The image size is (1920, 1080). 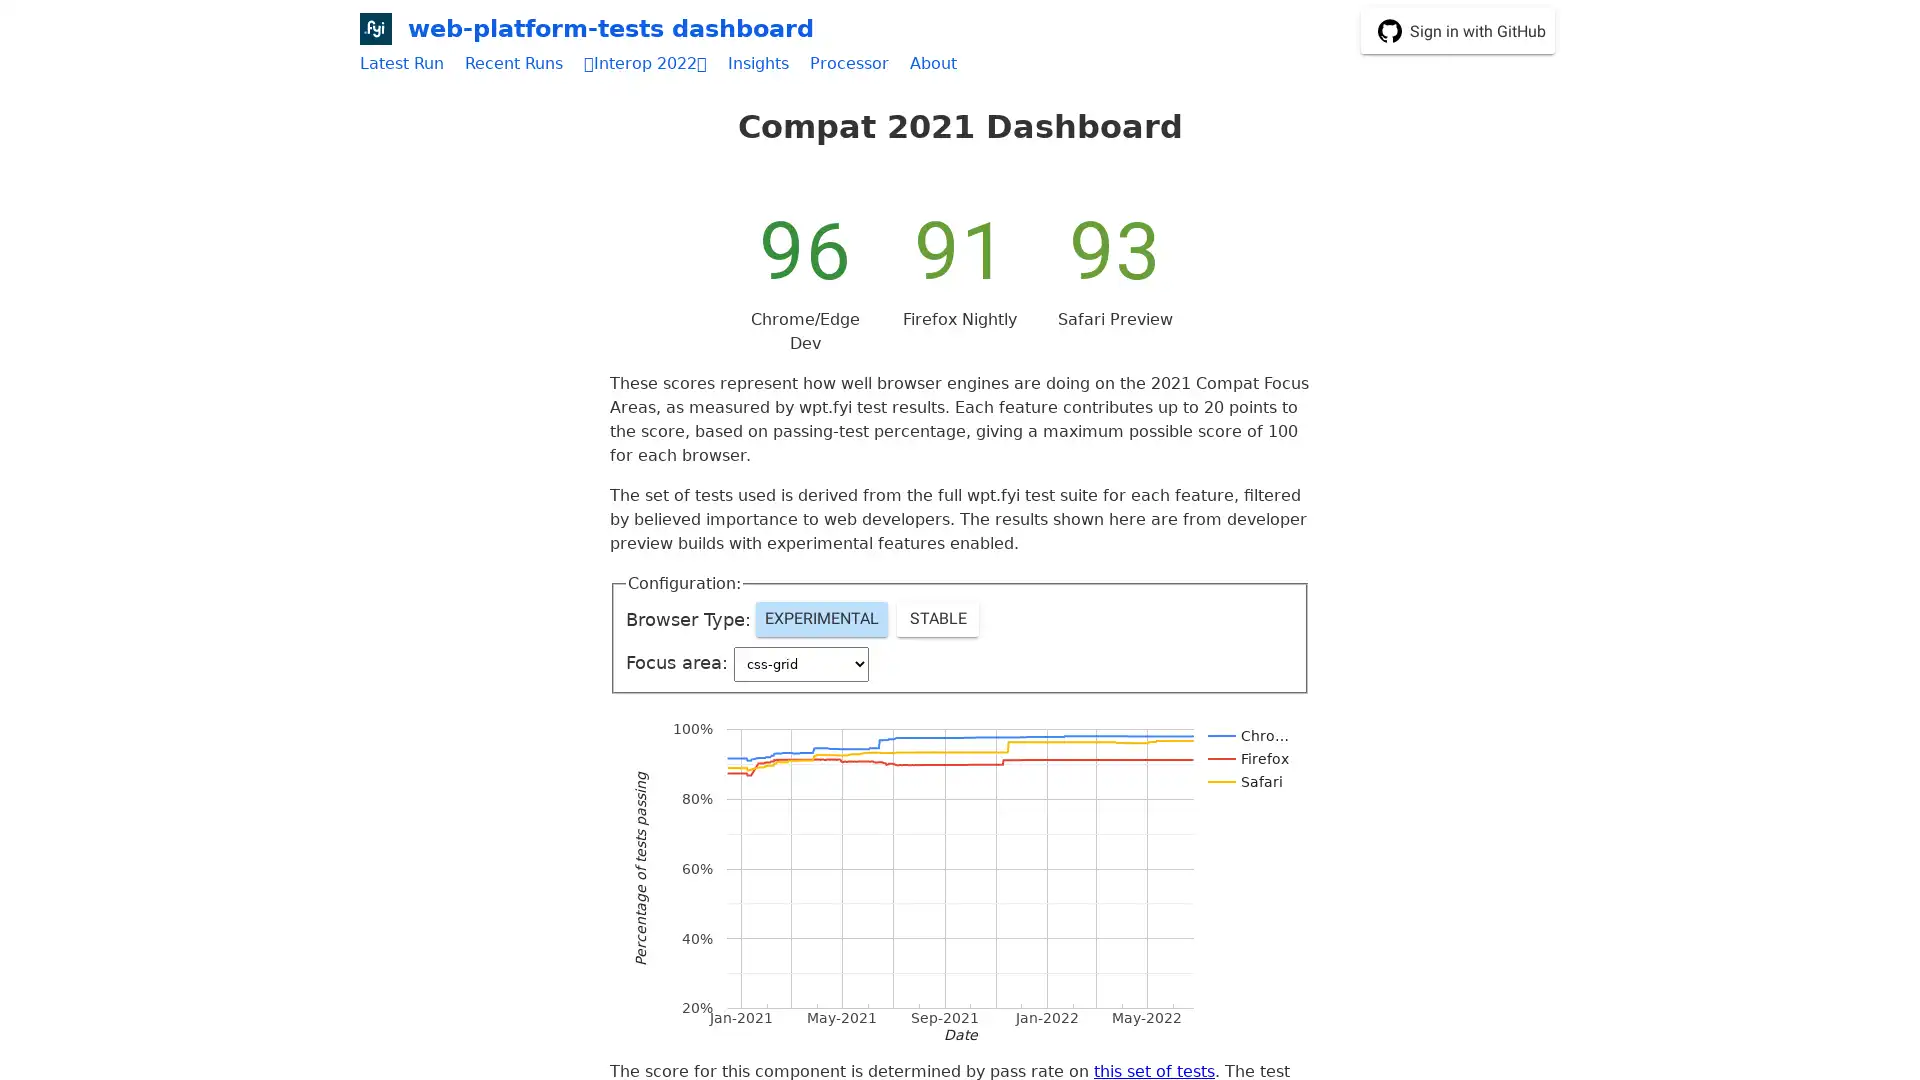 What do you see at coordinates (1458, 30) in the screenshot?
I see `Sign in with GitHub` at bounding box center [1458, 30].